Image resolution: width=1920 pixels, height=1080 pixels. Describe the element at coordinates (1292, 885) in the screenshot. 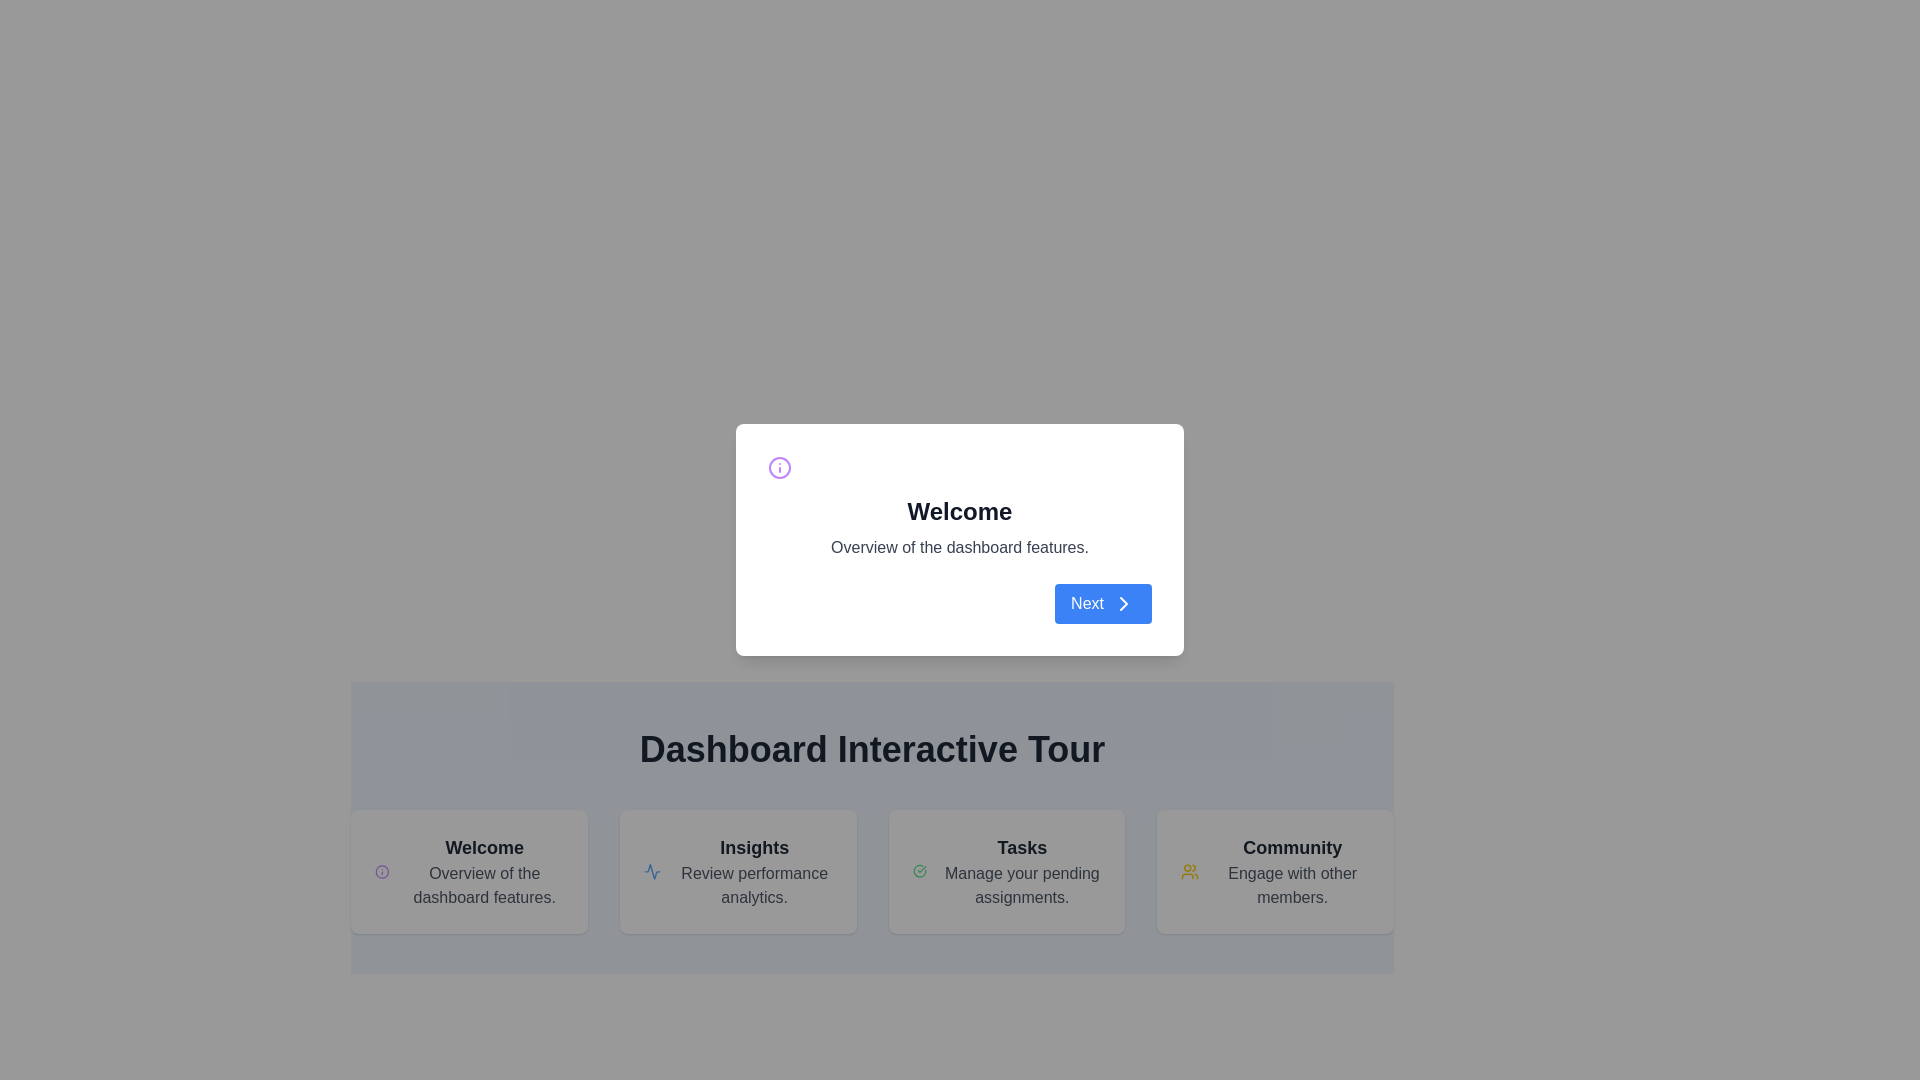

I see `the text label displaying 'Engage with other members.' located in the bottom portion of the 'Community' card` at that location.